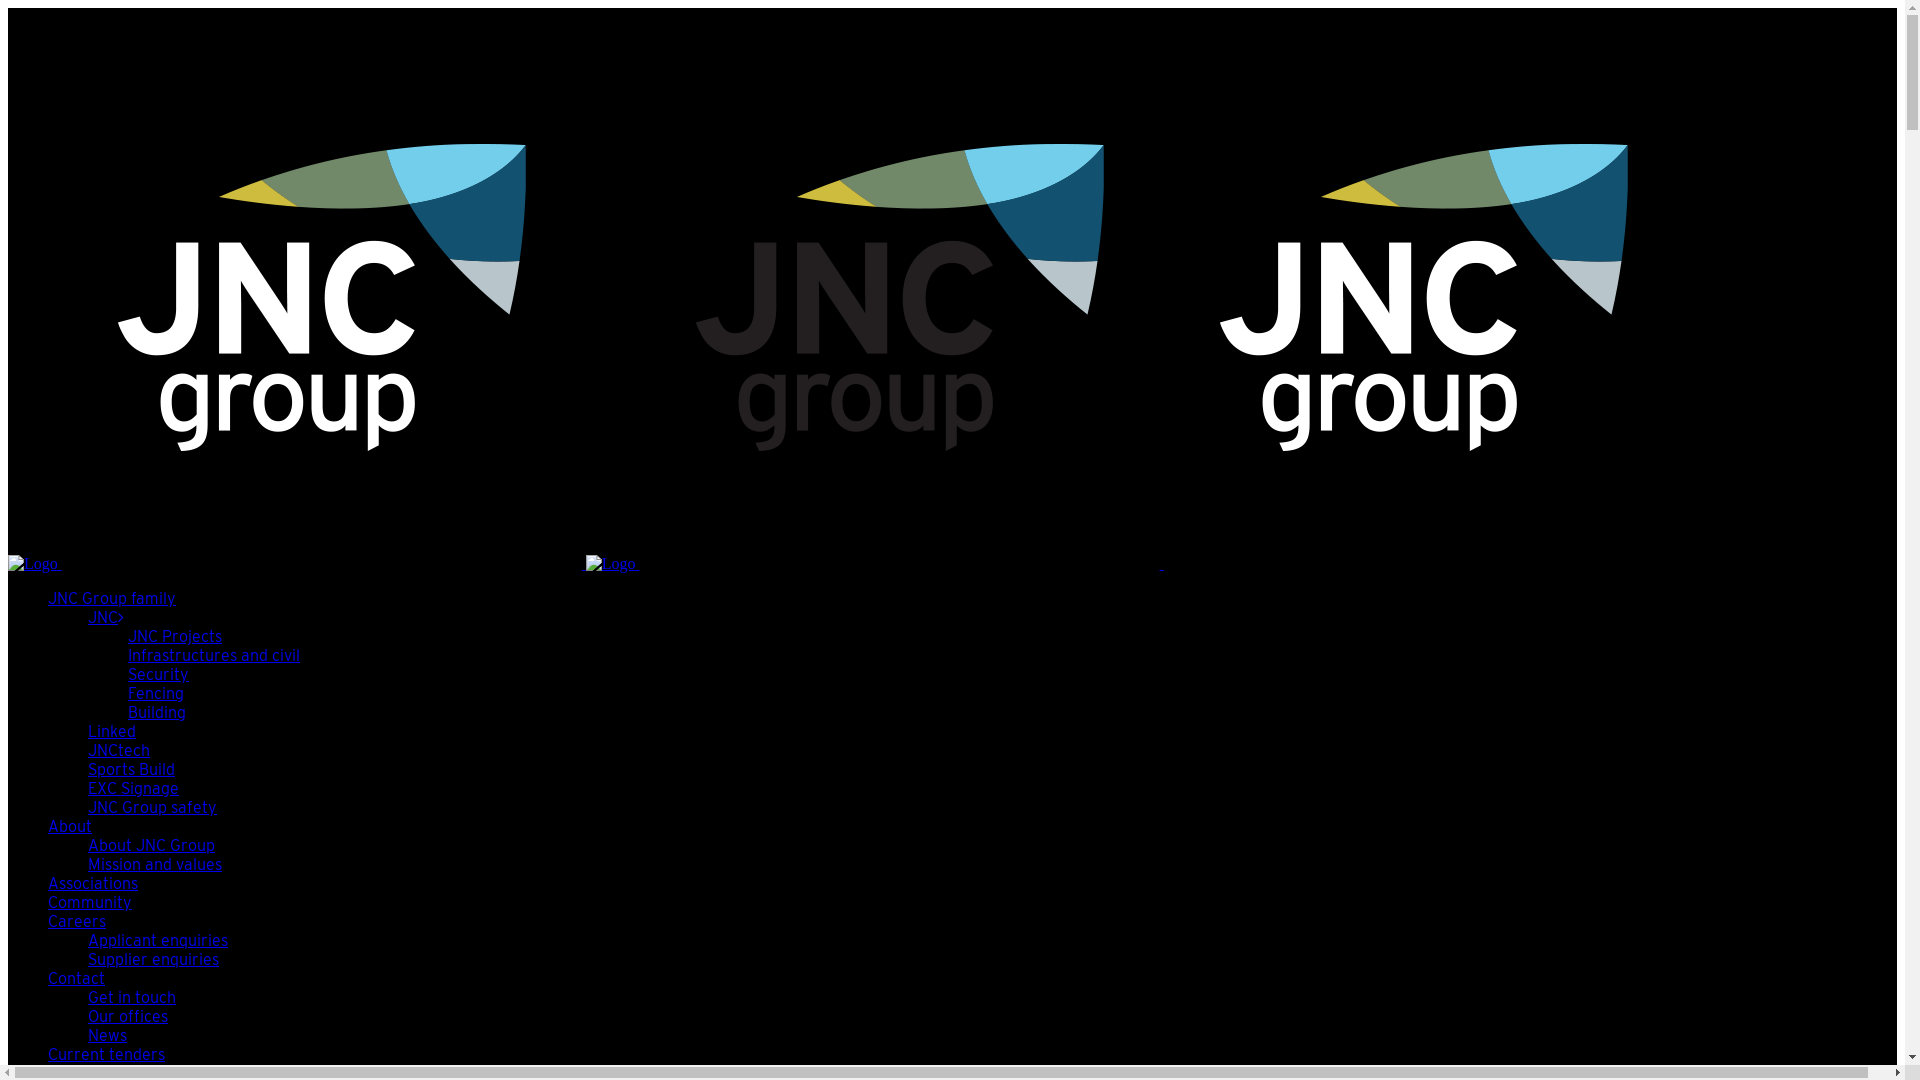 This screenshot has width=1920, height=1080. What do you see at coordinates (86, 1016) in the screenshot?
I see `'Our offices'` at bounding box center [86, 1016].